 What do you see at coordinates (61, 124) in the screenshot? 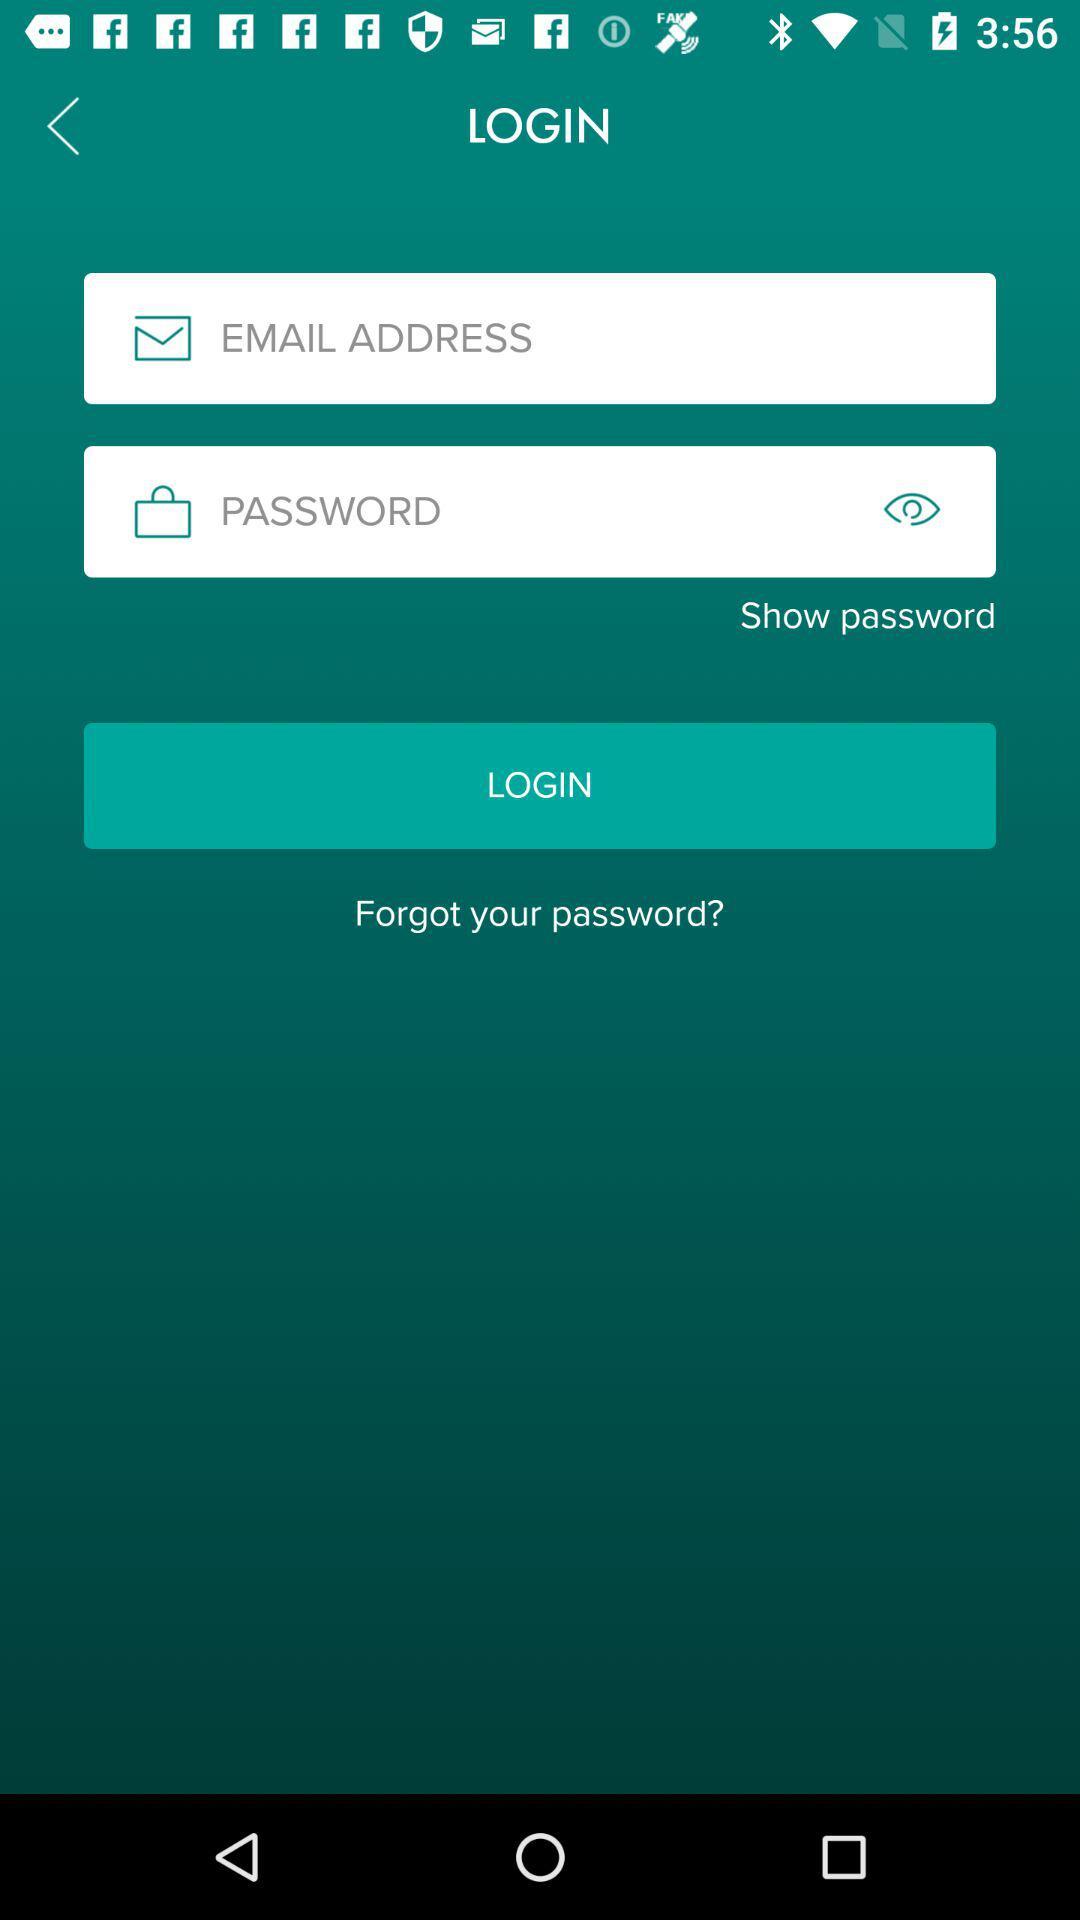
I see `an arrow button that takes you to a previous page` at bounding box center [61, 124].